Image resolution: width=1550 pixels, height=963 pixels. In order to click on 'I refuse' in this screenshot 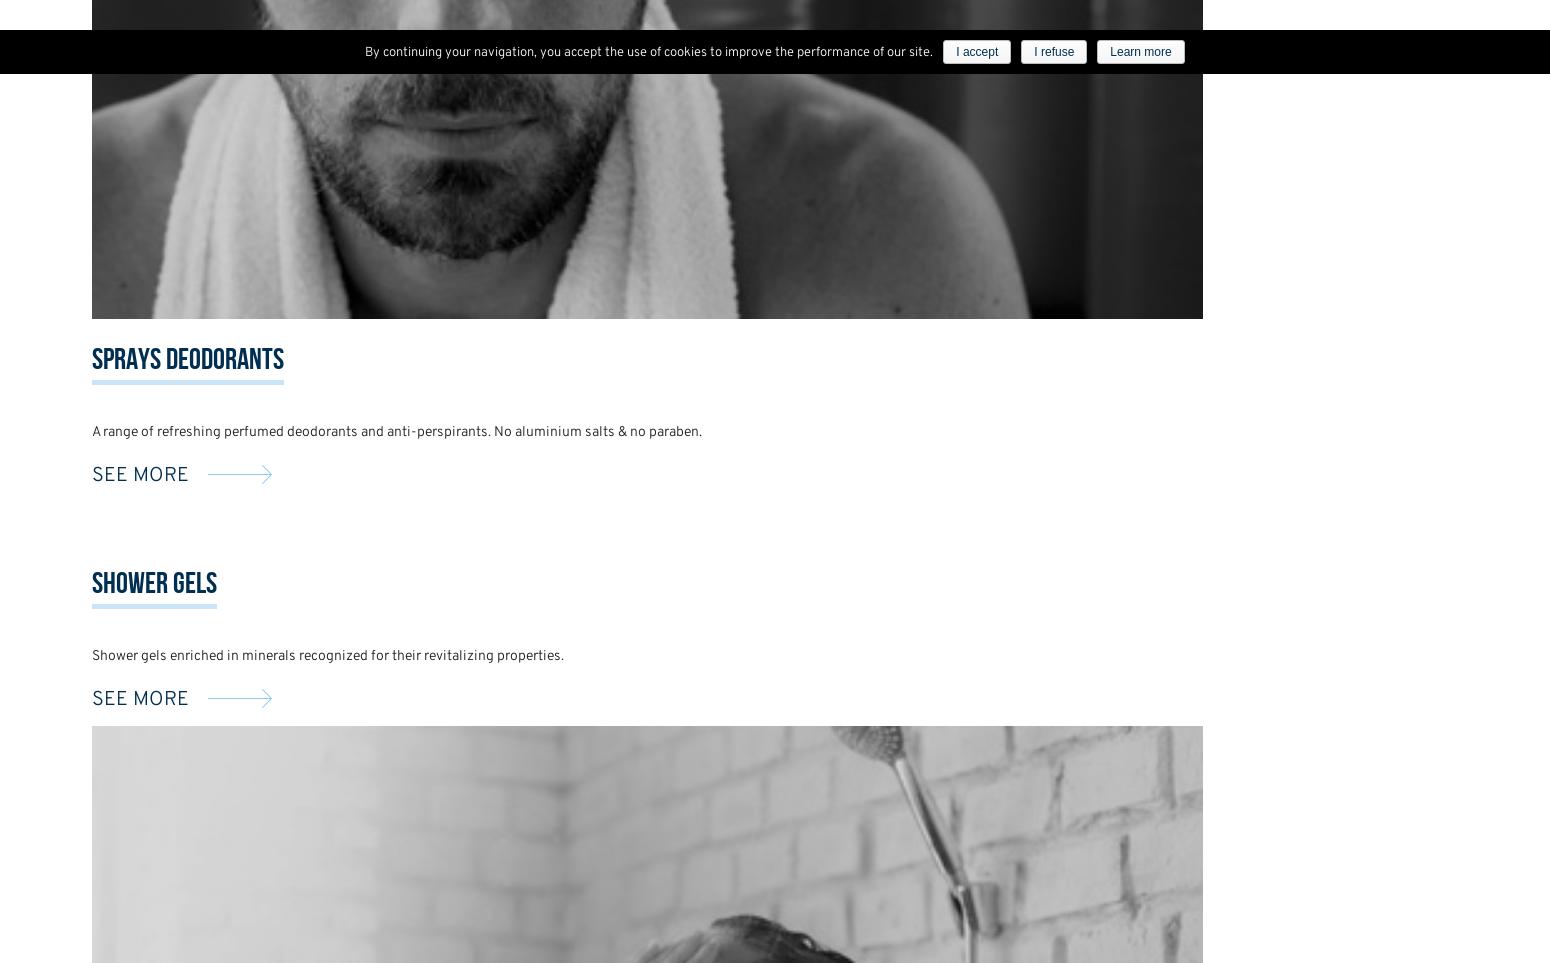, I will do `click(1054, 52)`.